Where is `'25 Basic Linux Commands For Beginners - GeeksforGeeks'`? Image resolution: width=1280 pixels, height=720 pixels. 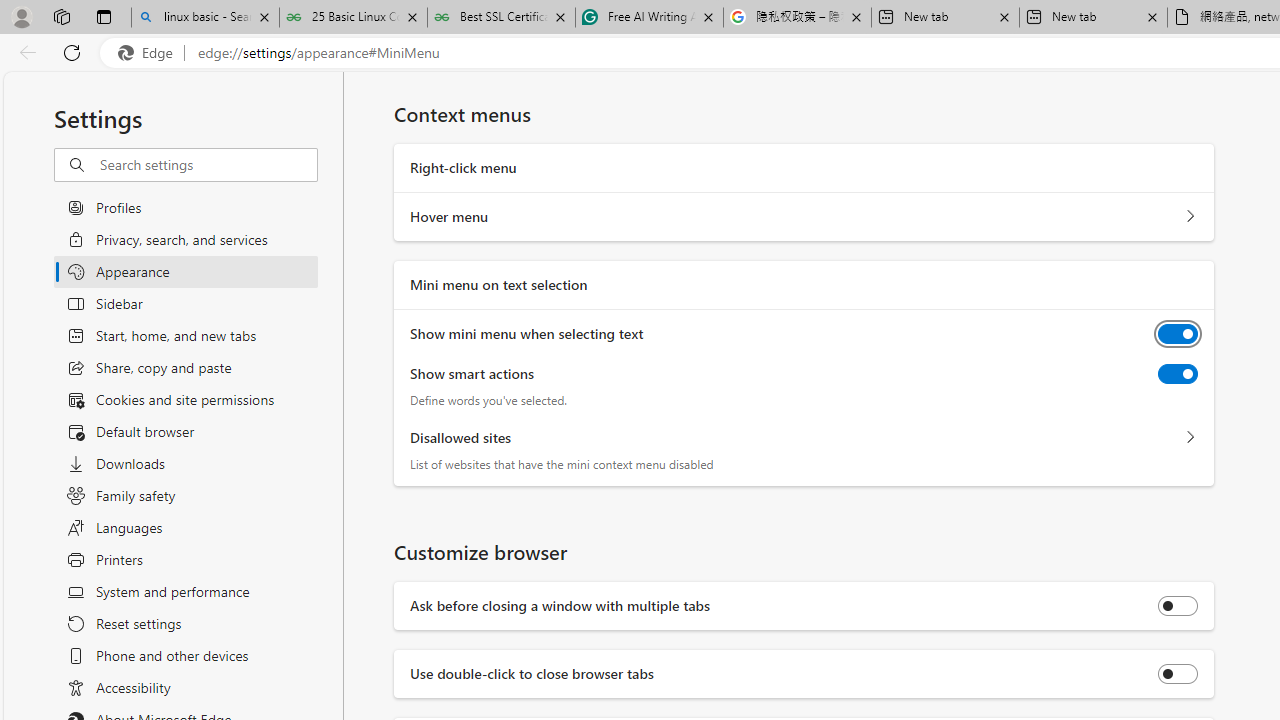
'25 Basic Linux Commands For Beginners - GeeksforGeeks' is located at coordinates (353, 17).